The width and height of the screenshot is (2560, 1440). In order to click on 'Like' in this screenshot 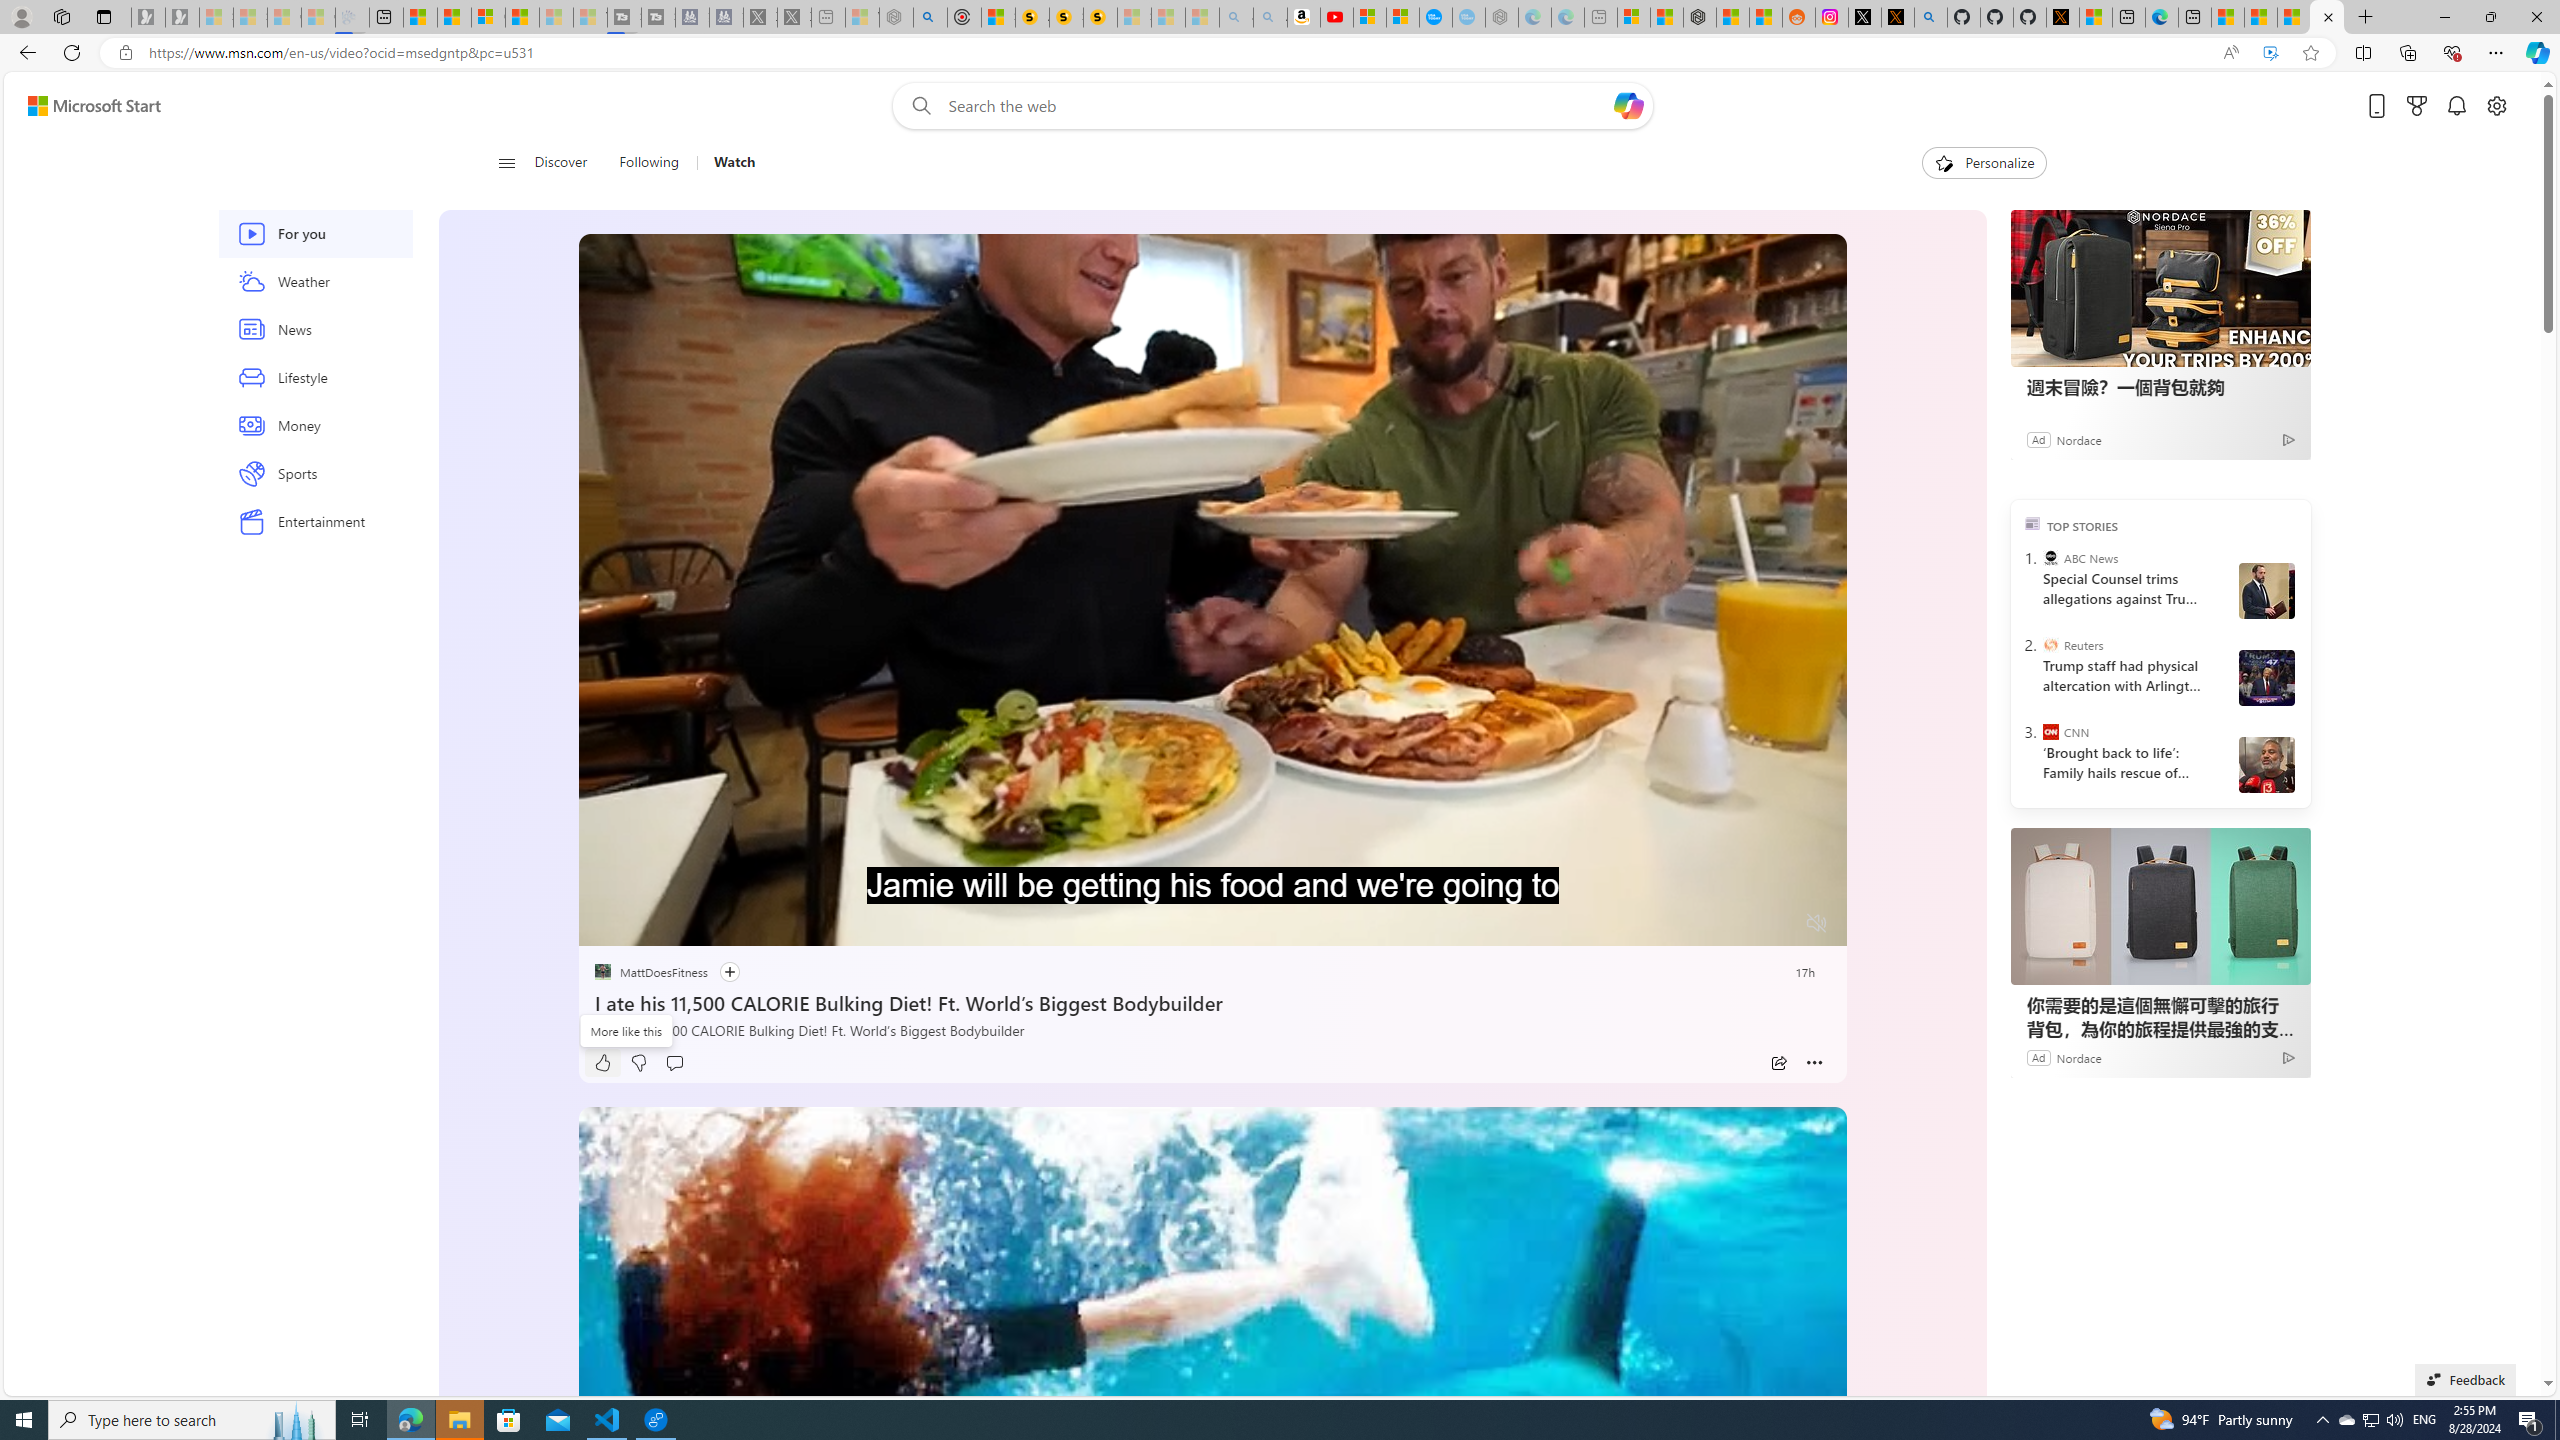, I will do `click(602, 1062)`.